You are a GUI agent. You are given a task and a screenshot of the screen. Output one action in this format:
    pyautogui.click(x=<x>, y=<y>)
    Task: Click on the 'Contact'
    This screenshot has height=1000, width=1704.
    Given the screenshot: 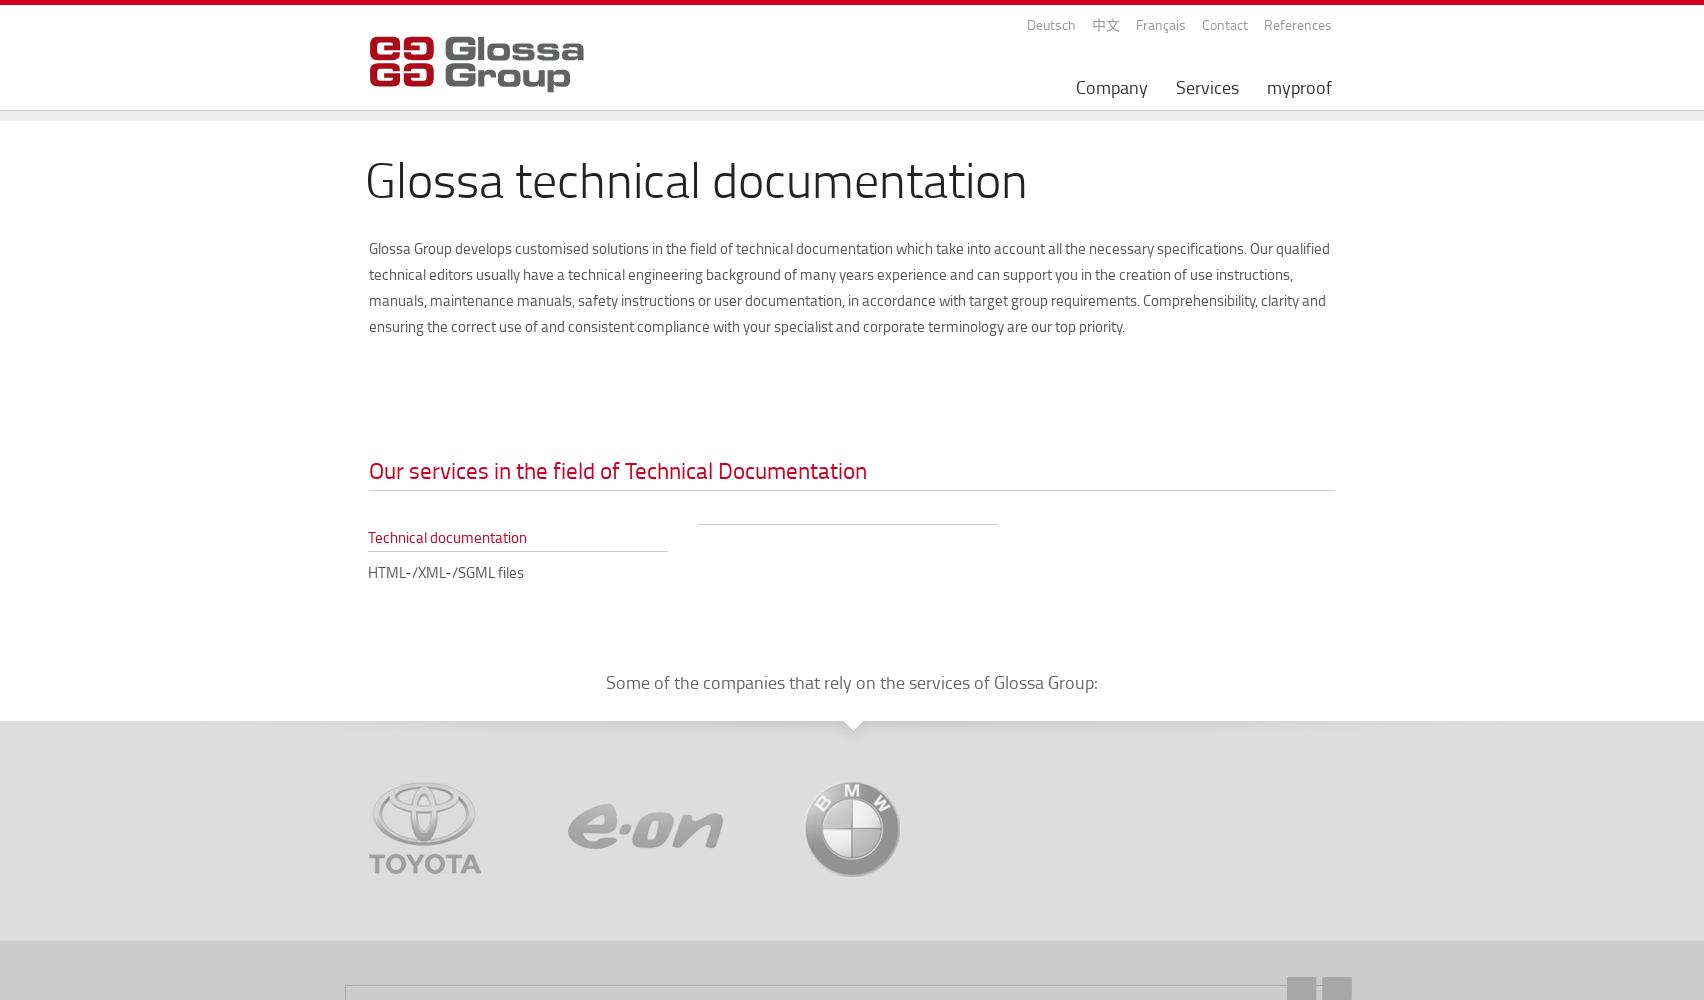 What is the action you would take?
    pyautogui.click(x=1224, y=24)
    